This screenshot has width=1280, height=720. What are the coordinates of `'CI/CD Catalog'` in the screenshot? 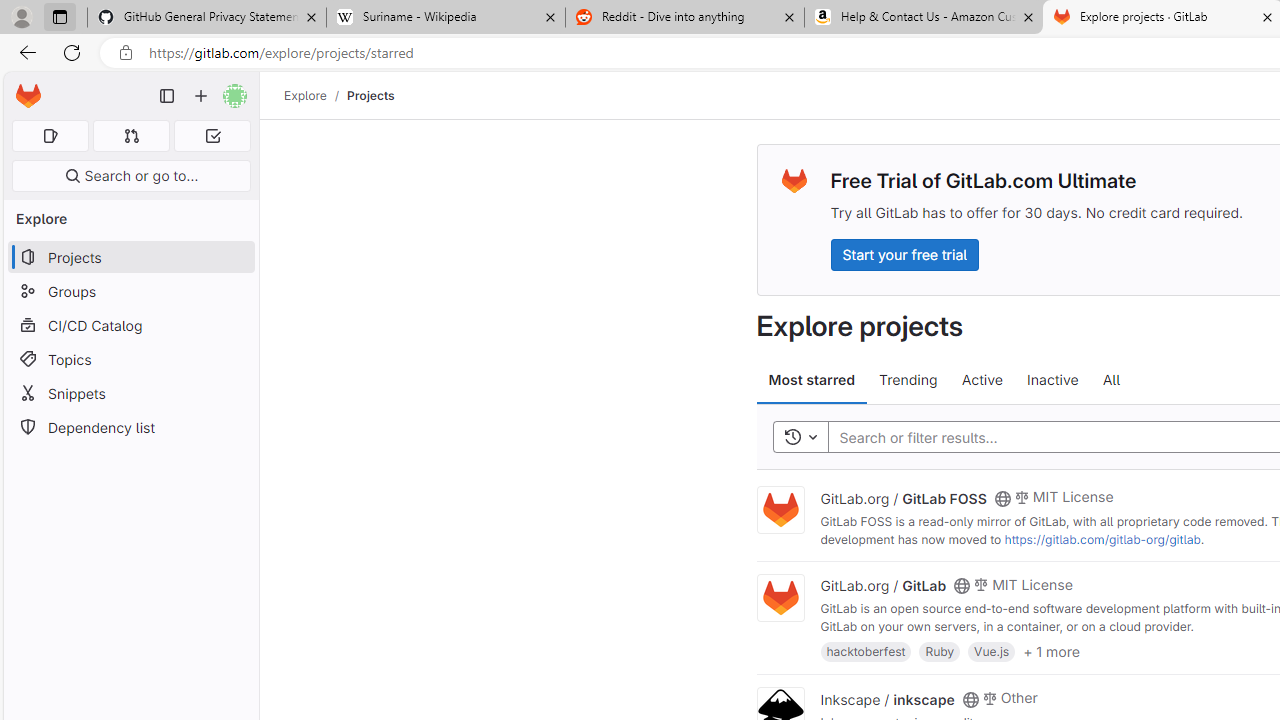 It's located at (130, 324).